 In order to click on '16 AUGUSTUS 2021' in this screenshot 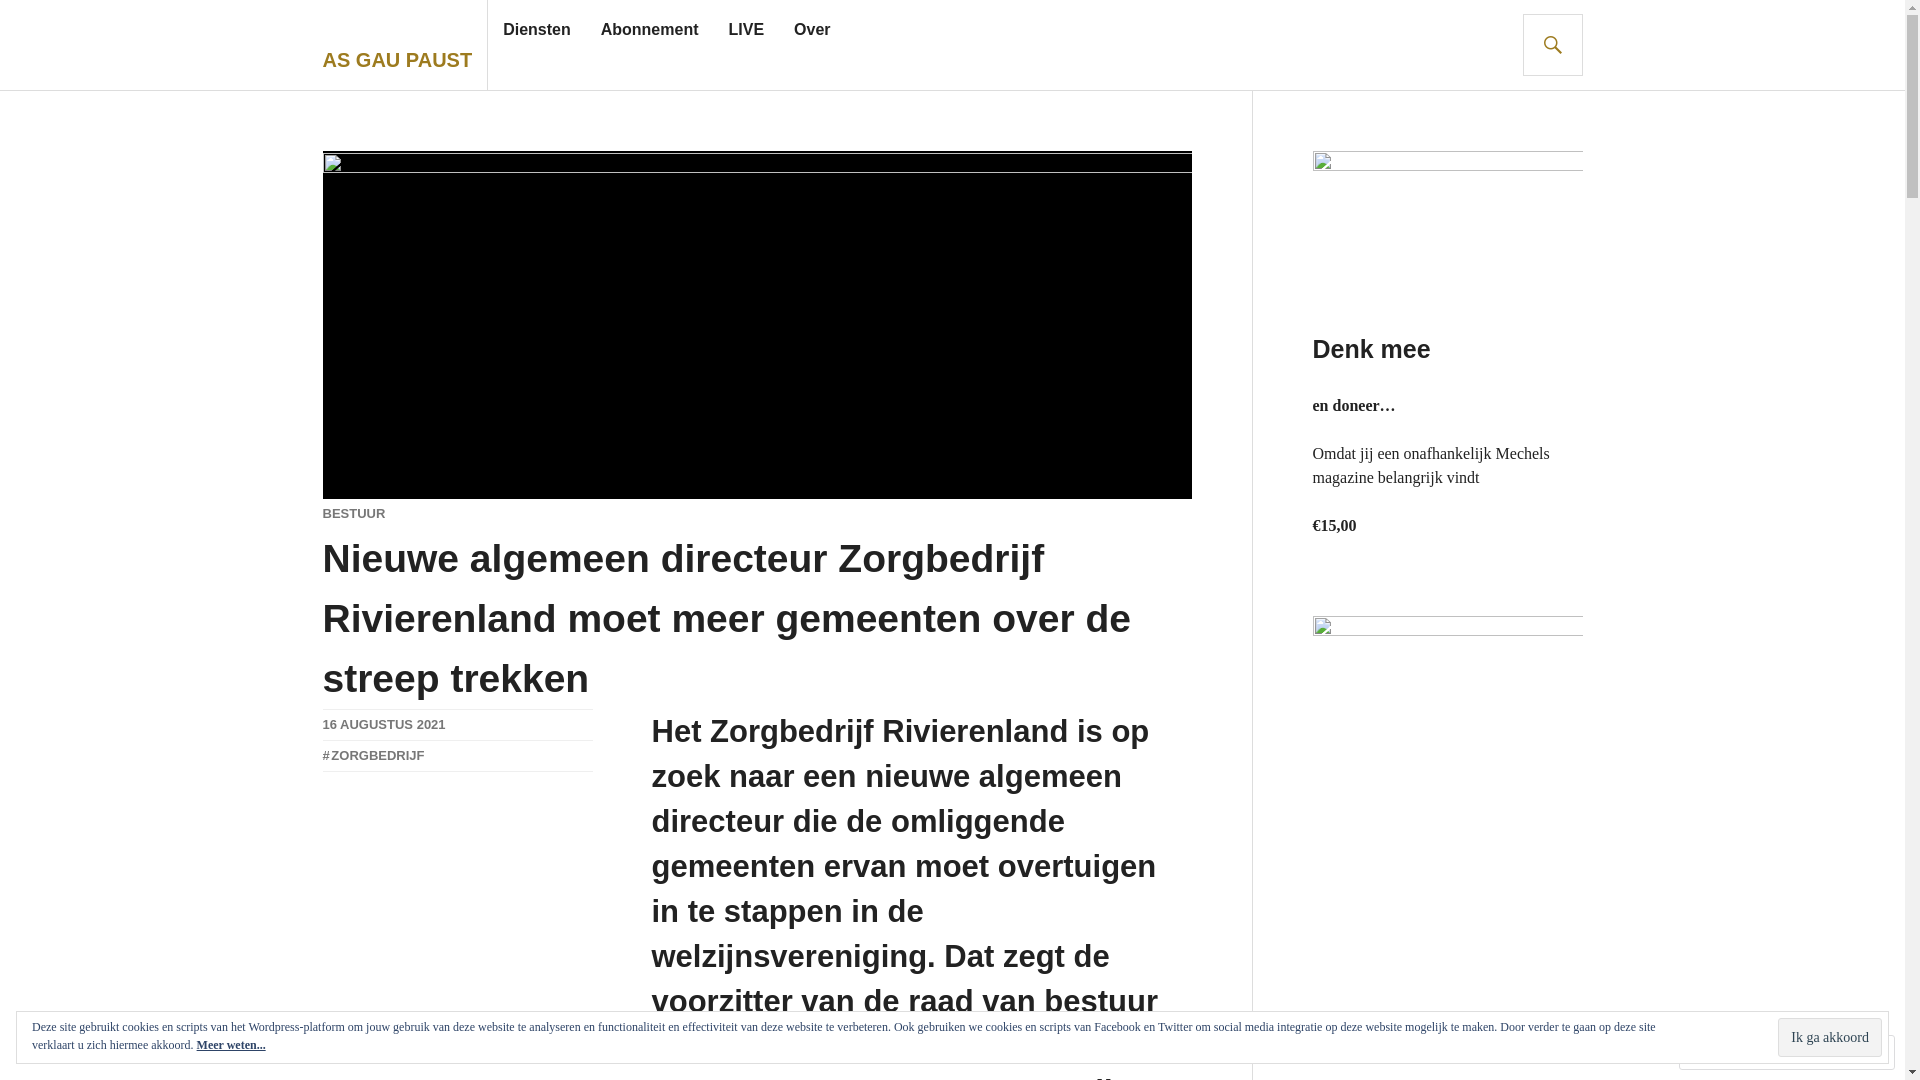, I will do `click(383, 724)`.